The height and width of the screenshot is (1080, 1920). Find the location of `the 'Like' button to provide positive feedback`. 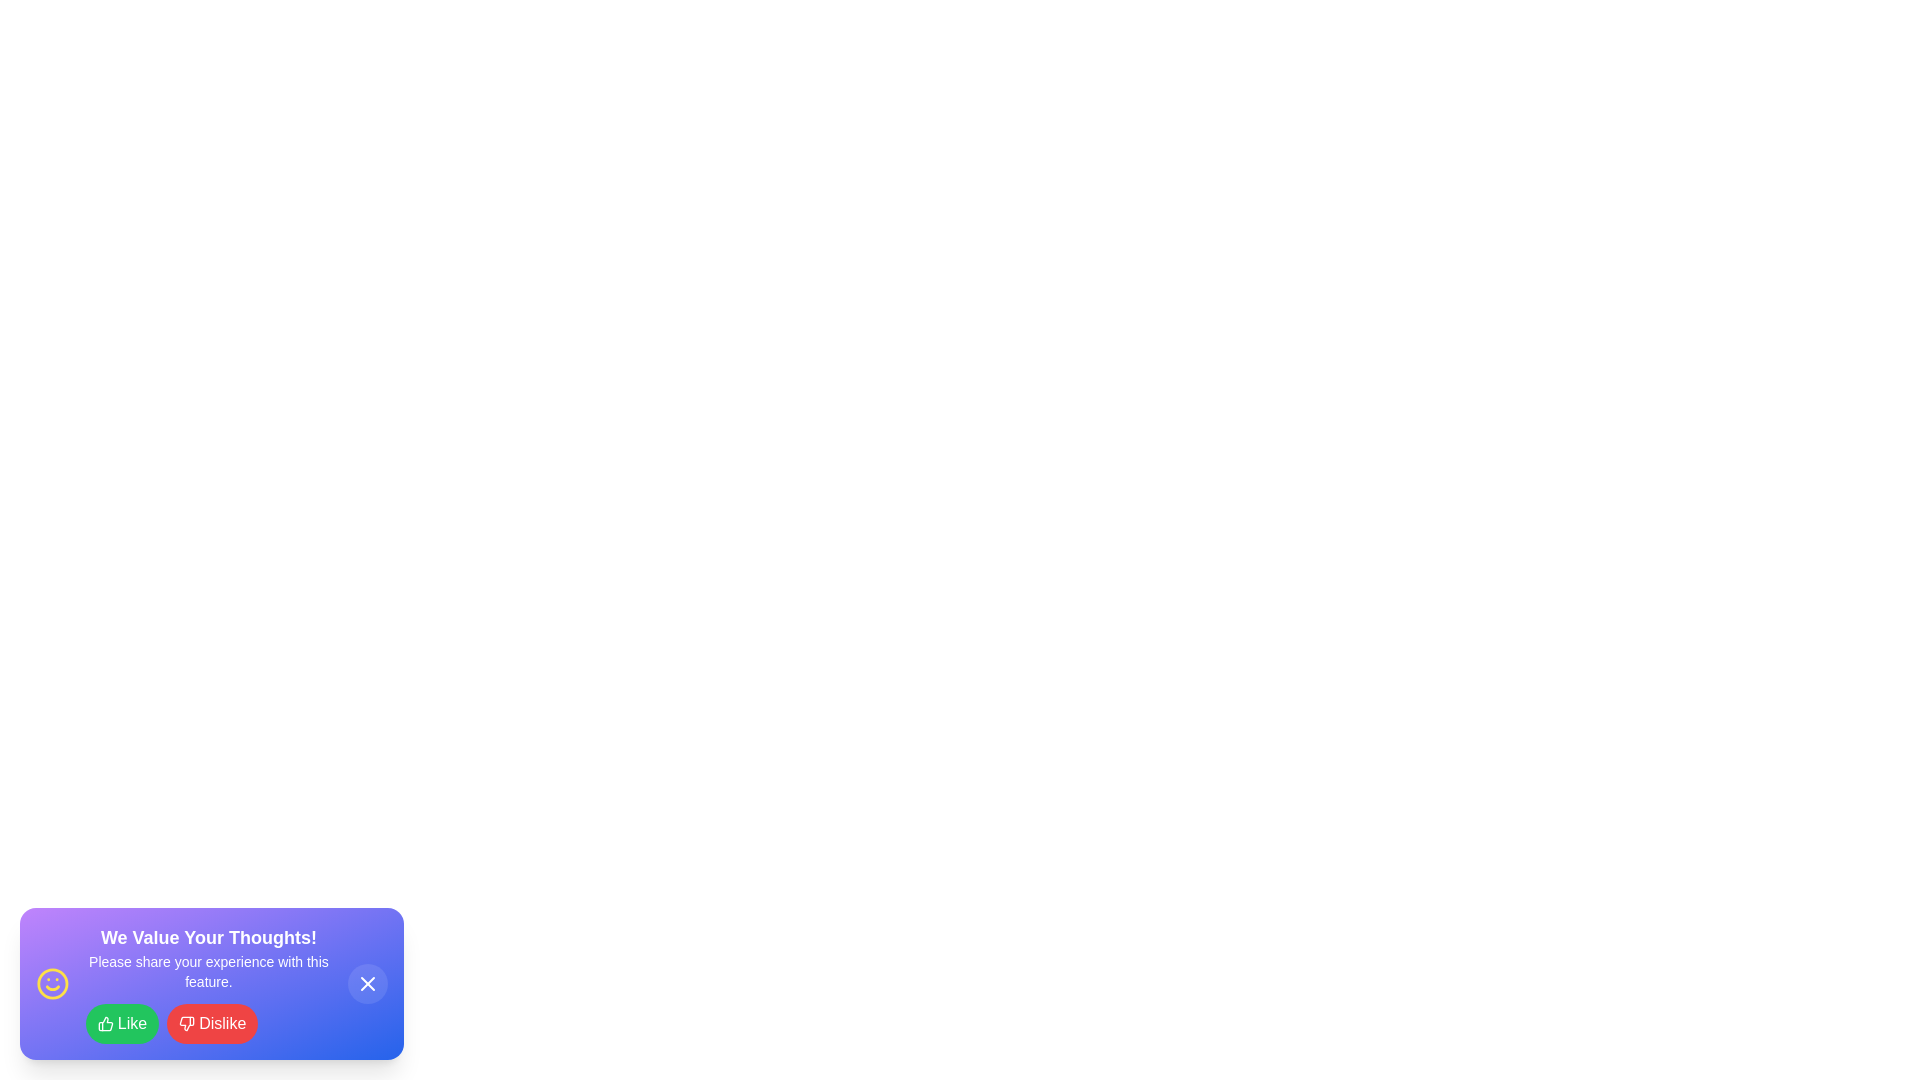

the 'Like' button to provide positive feedback is located at coordinates (121, 1023).